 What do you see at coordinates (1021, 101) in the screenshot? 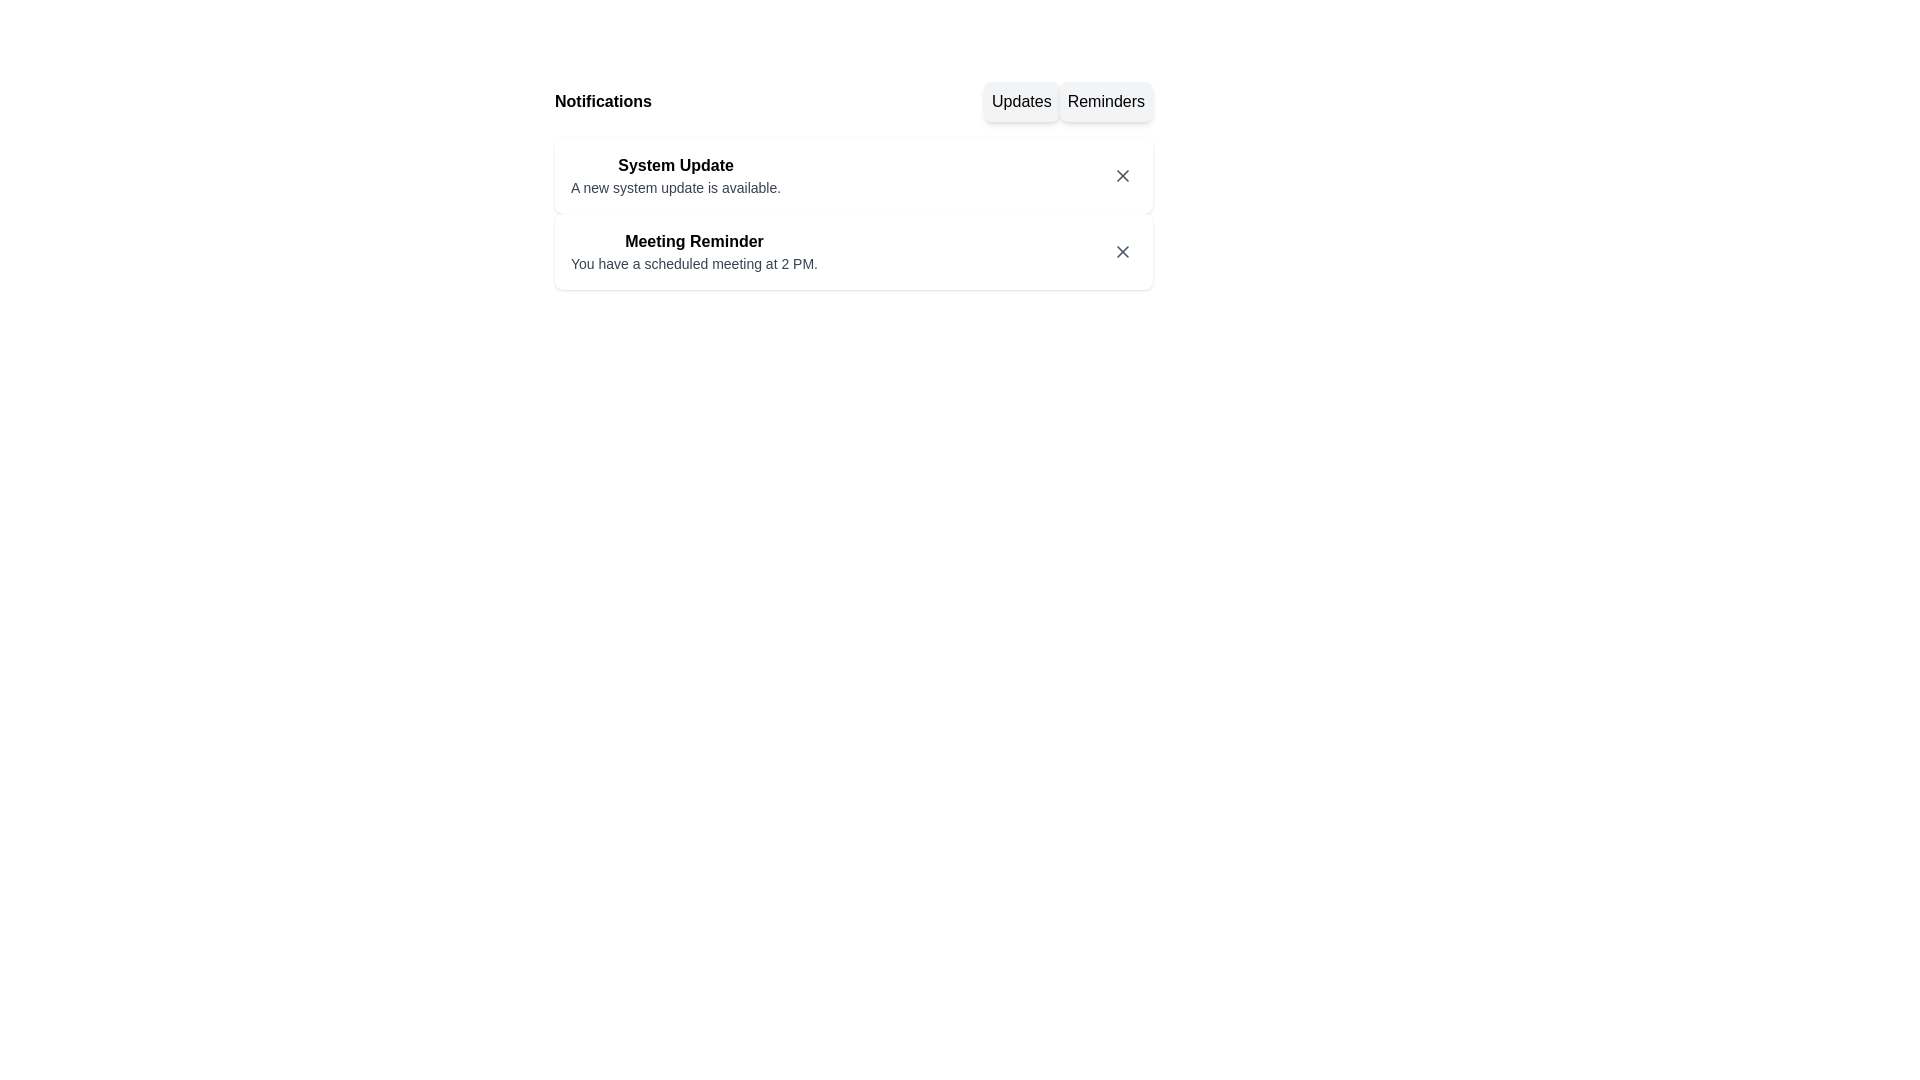
I see `the button labeled Updates to filter notifications by the selected category` at bounding box center [1021, 101].